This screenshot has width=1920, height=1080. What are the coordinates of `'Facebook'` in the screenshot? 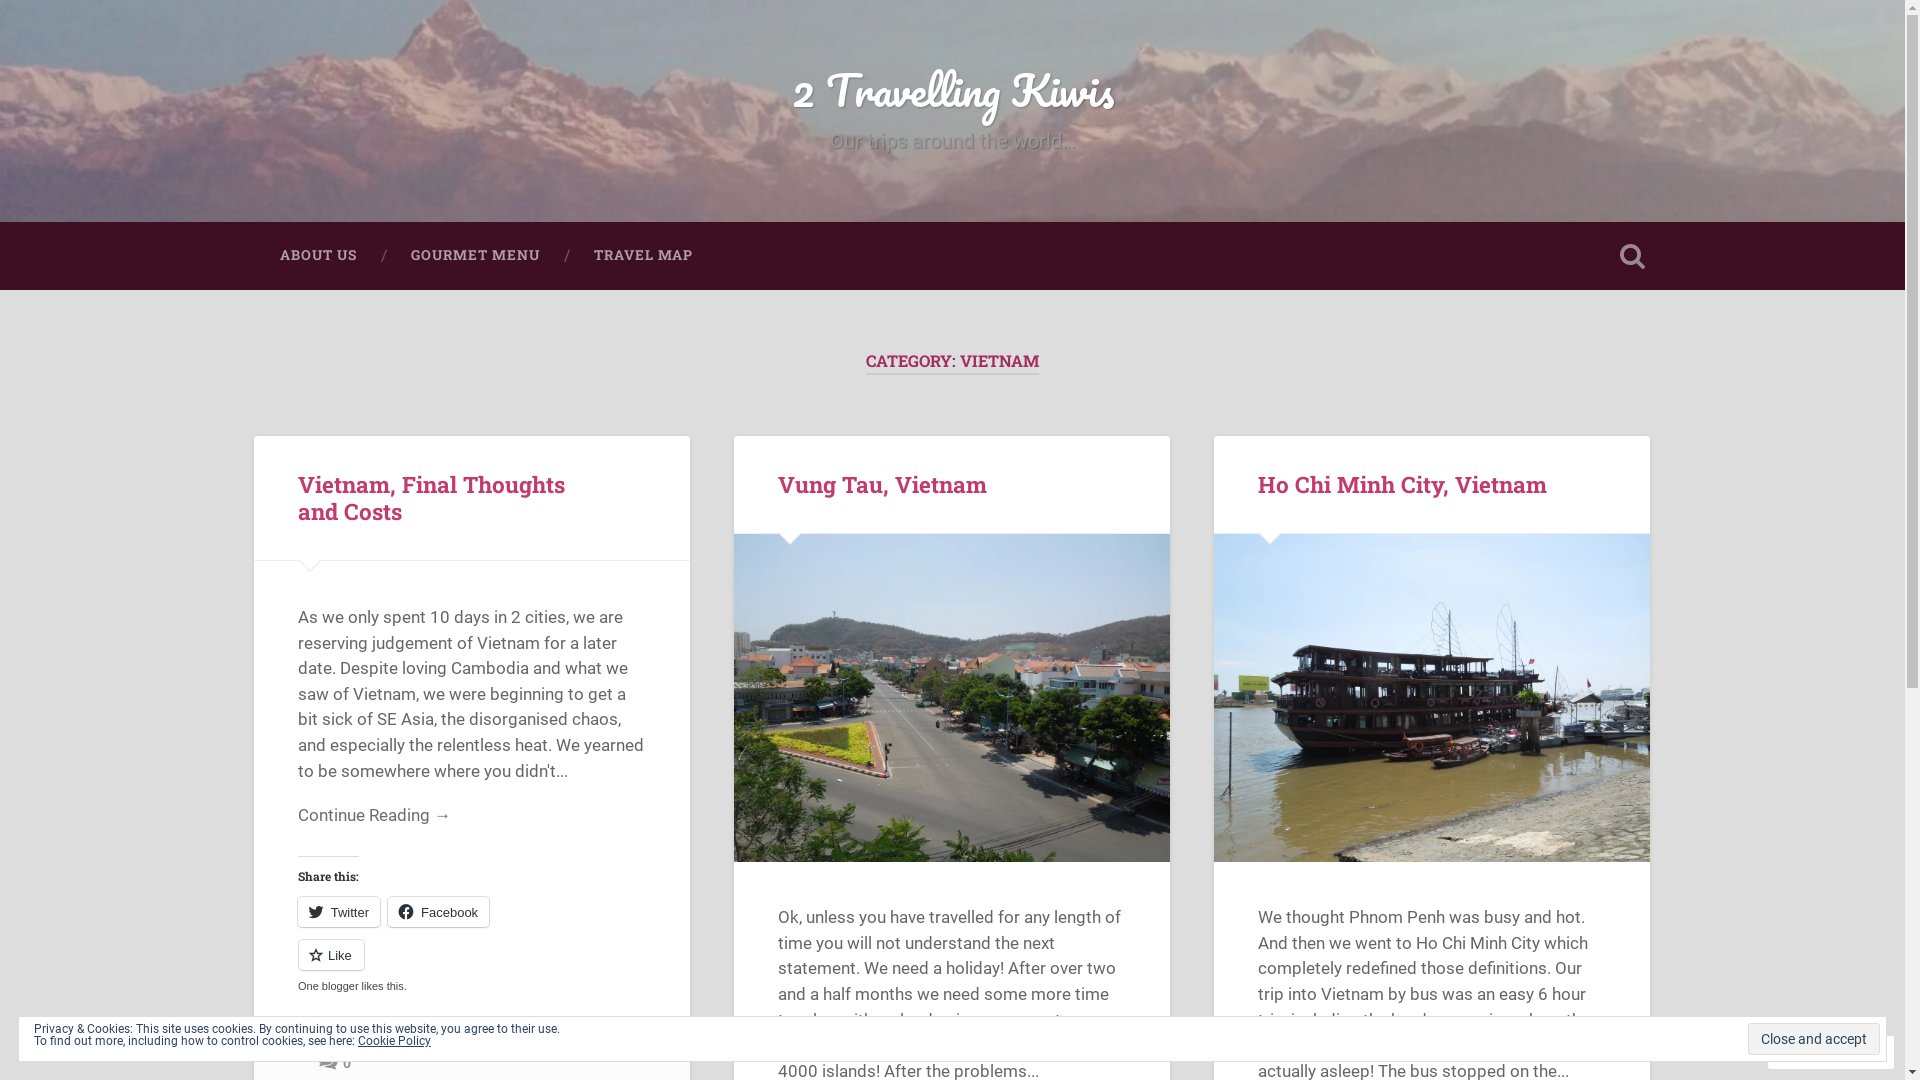 It's located at (437, 911).